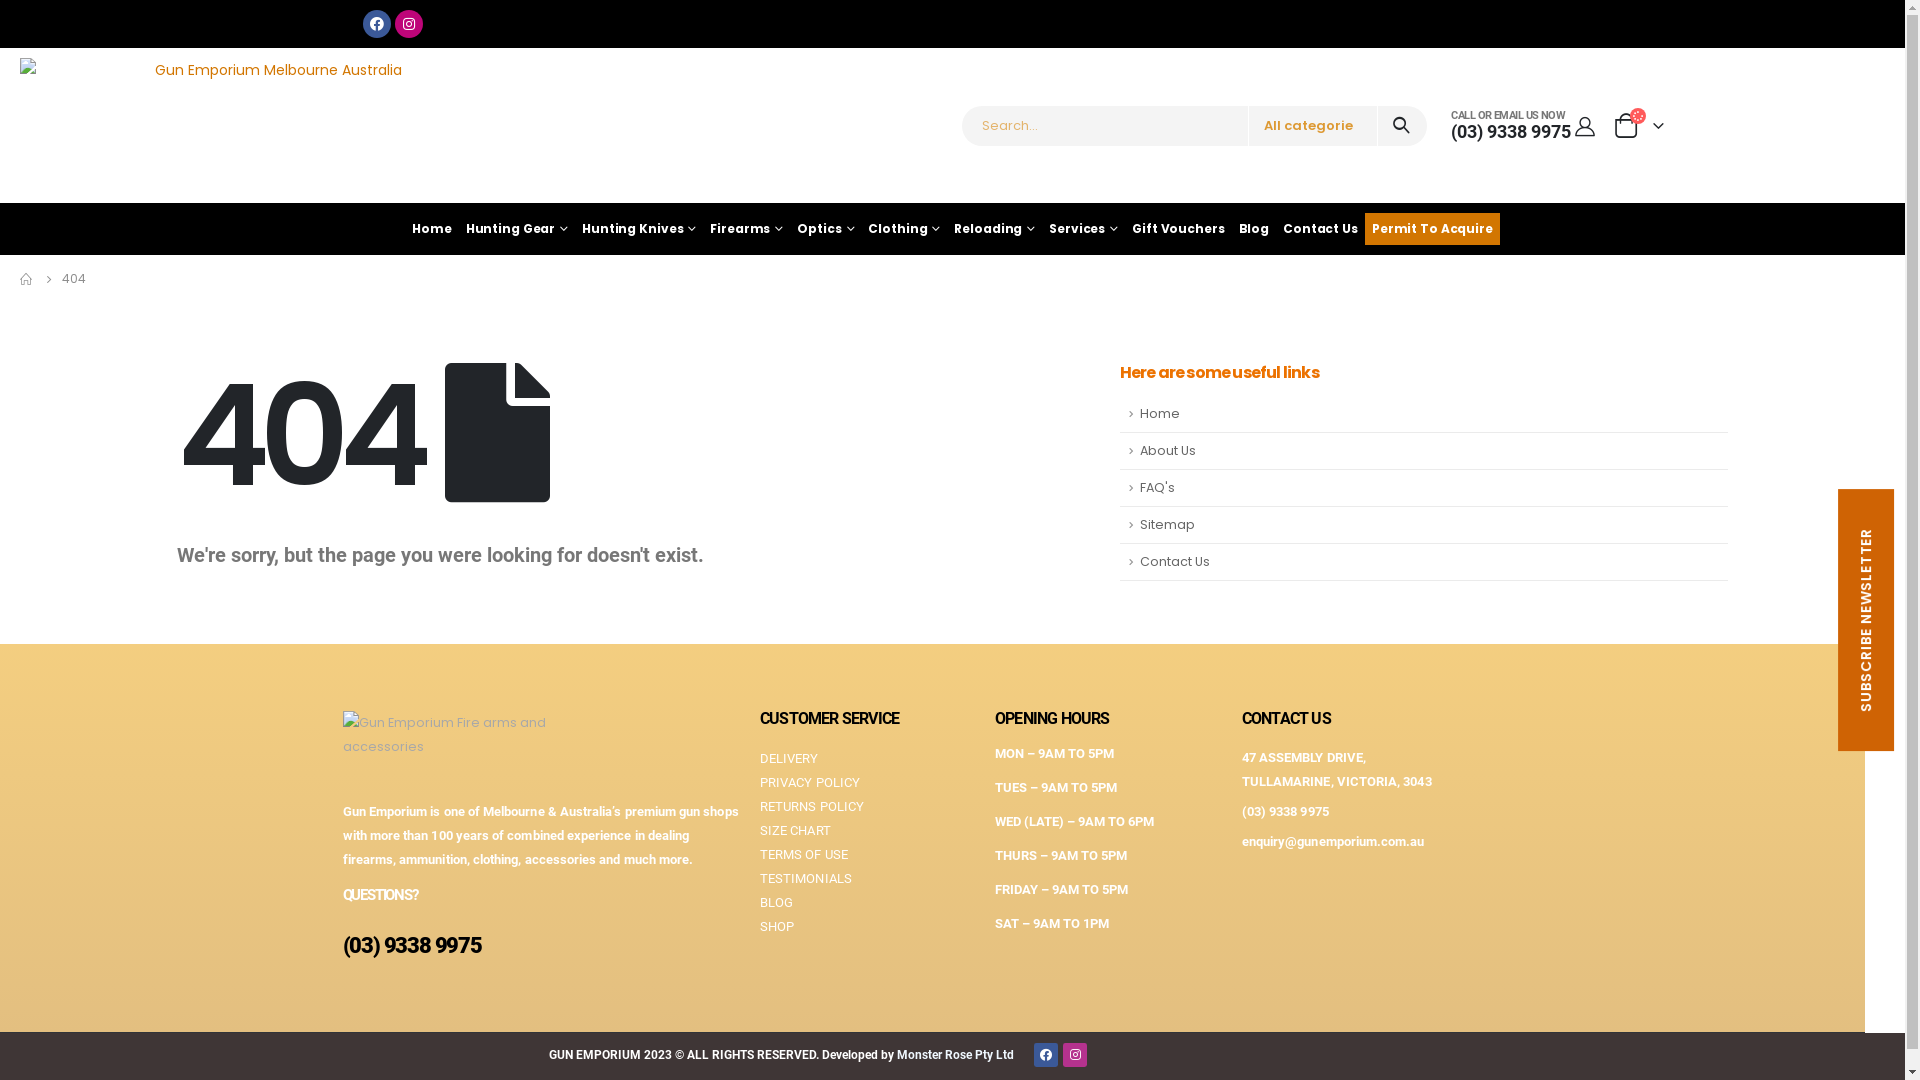 The width and height of the screenshot is (1920, 1080). Describe the element at coordinates (1241, 811) in the screenshot. I see `'(03) 9338 9975'` at that location.